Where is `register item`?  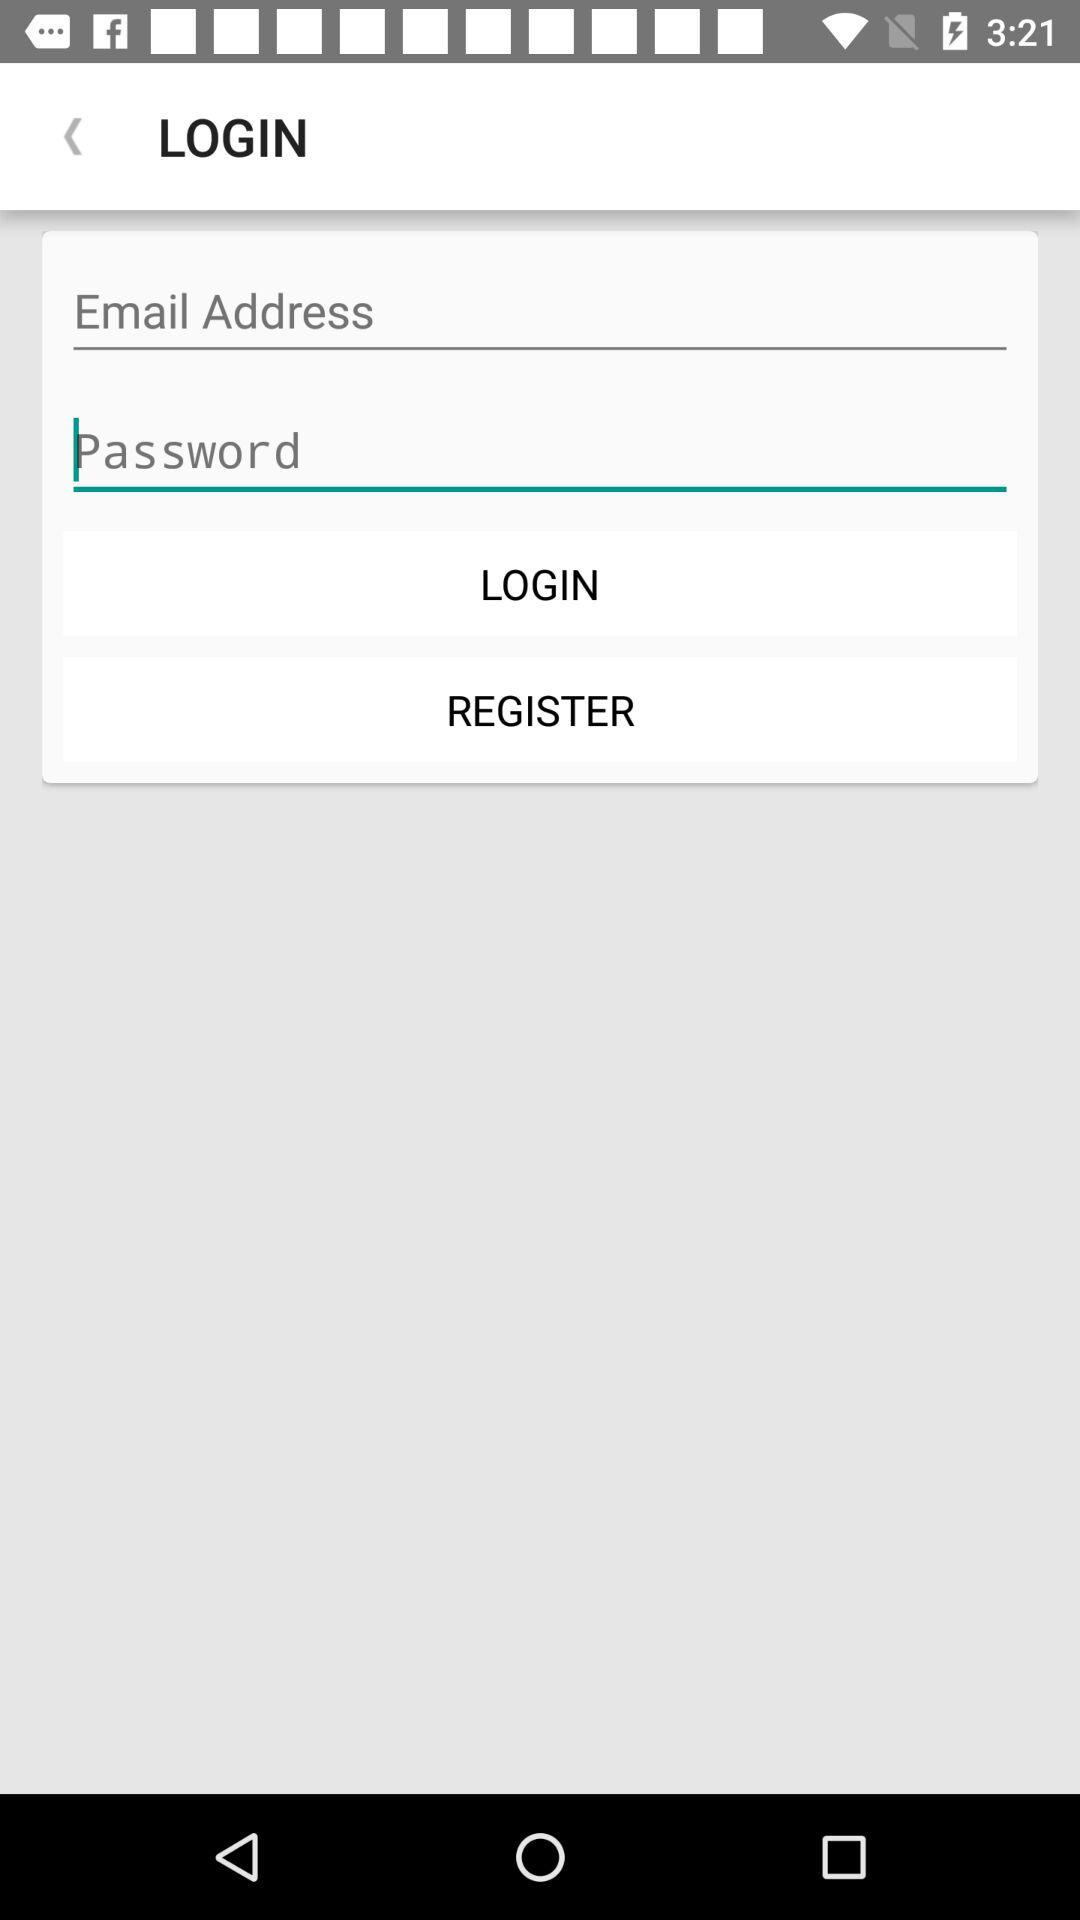 register item is located at coordinates (540, 709).